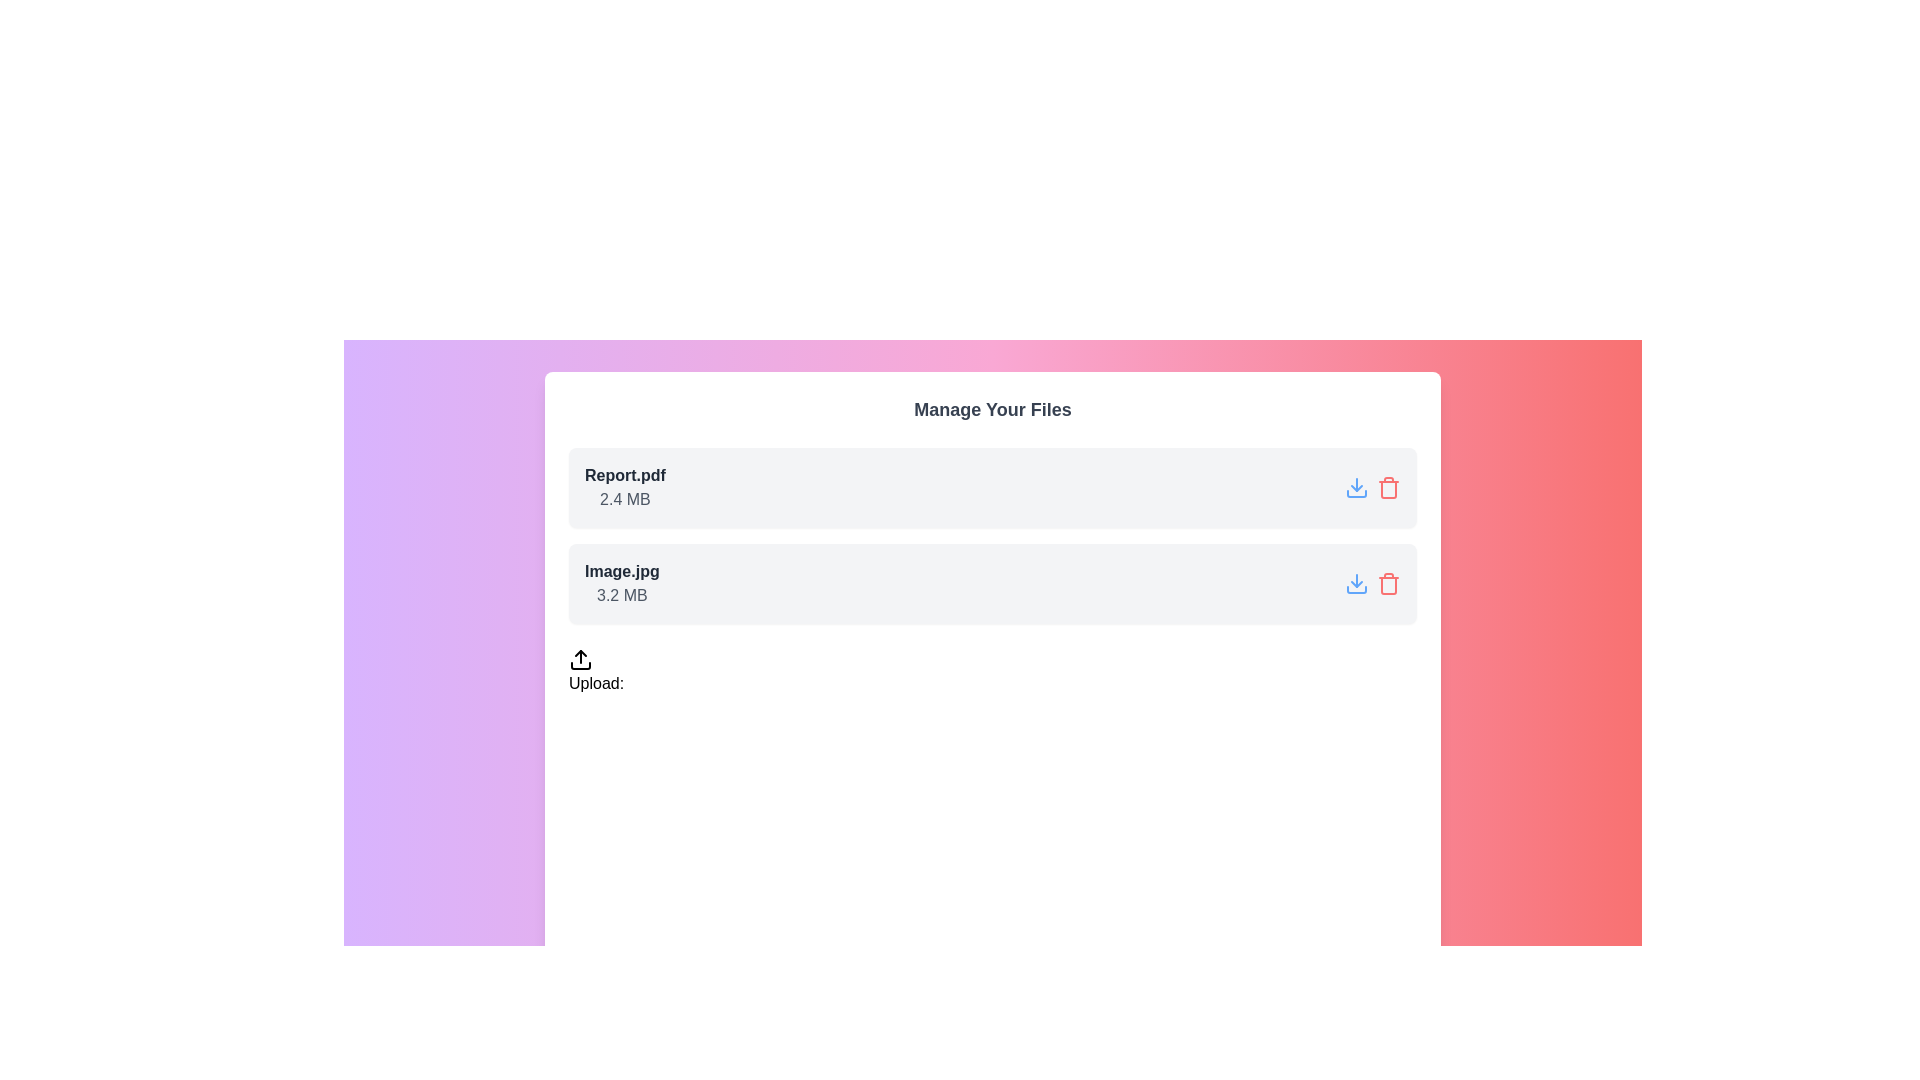  What do you see at coordinates (624, 475) in the screenshot?
I see `text content of the file name label located at the top of the list layout, positioned above the file size label displaying '2.4 MB'` at bounding box center [624, 475].